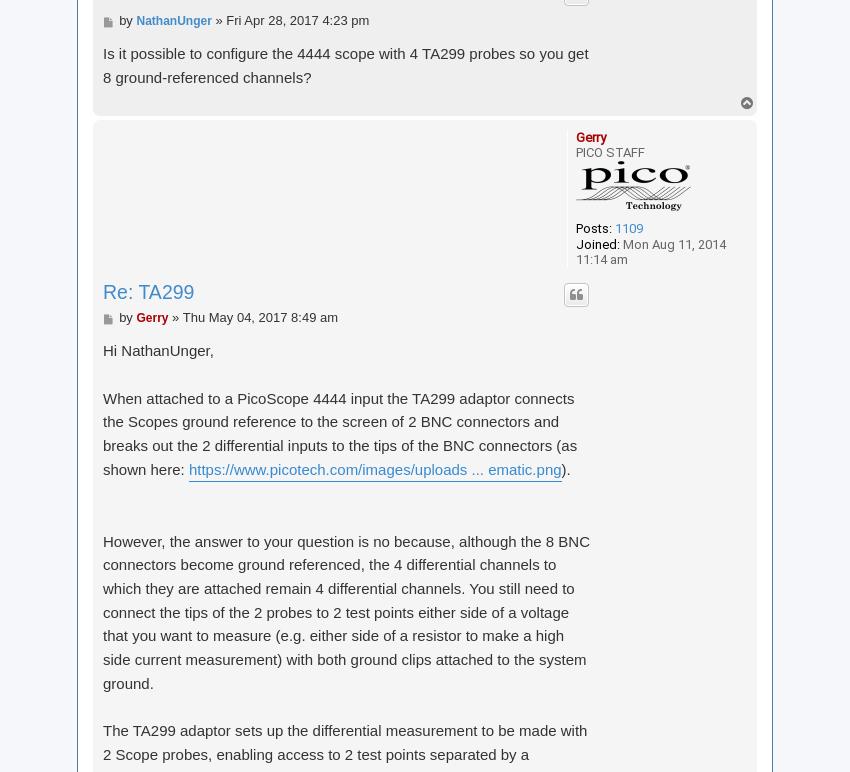 The image size is (850, 772). What do you see at coordinates (158, 350) in the screenshot?
I see `'Hi NathanUnger,'` at bounding box center [158, 350].